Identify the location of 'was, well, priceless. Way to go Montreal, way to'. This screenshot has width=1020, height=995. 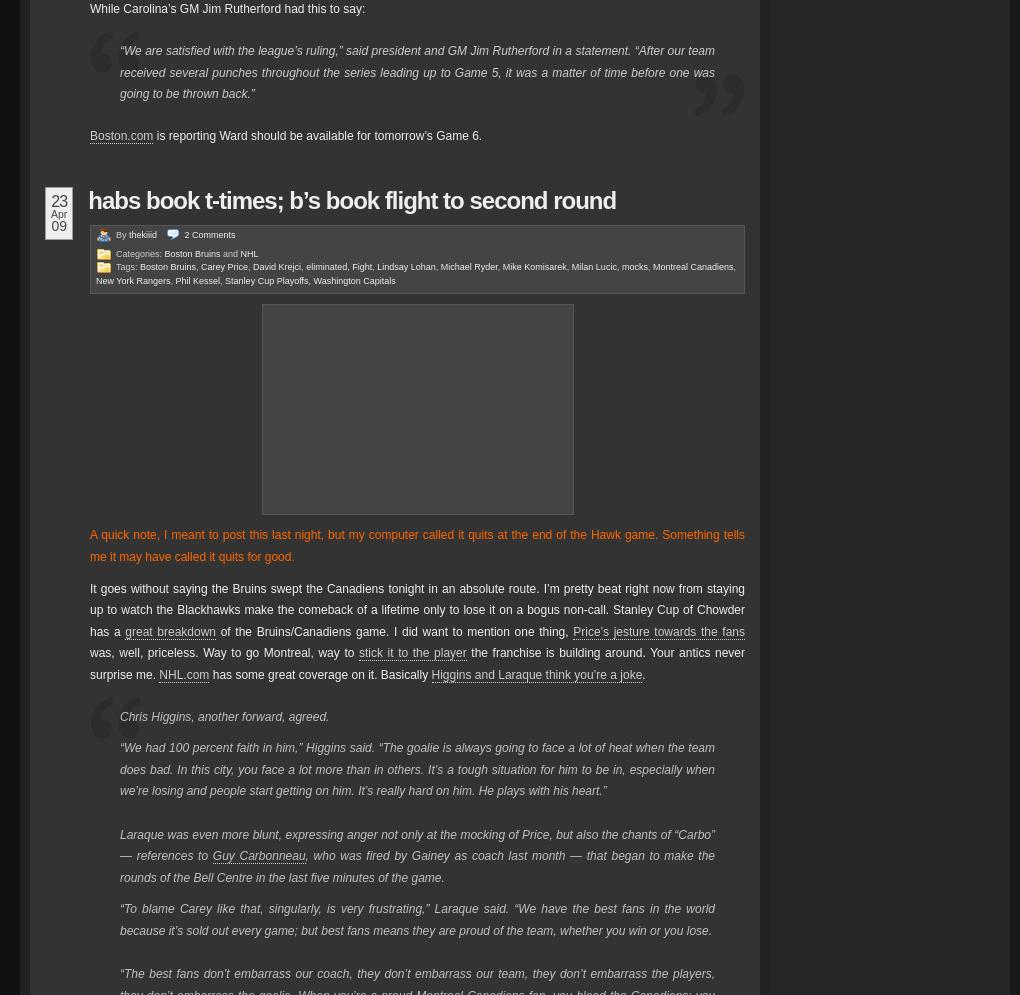
(224, 652).